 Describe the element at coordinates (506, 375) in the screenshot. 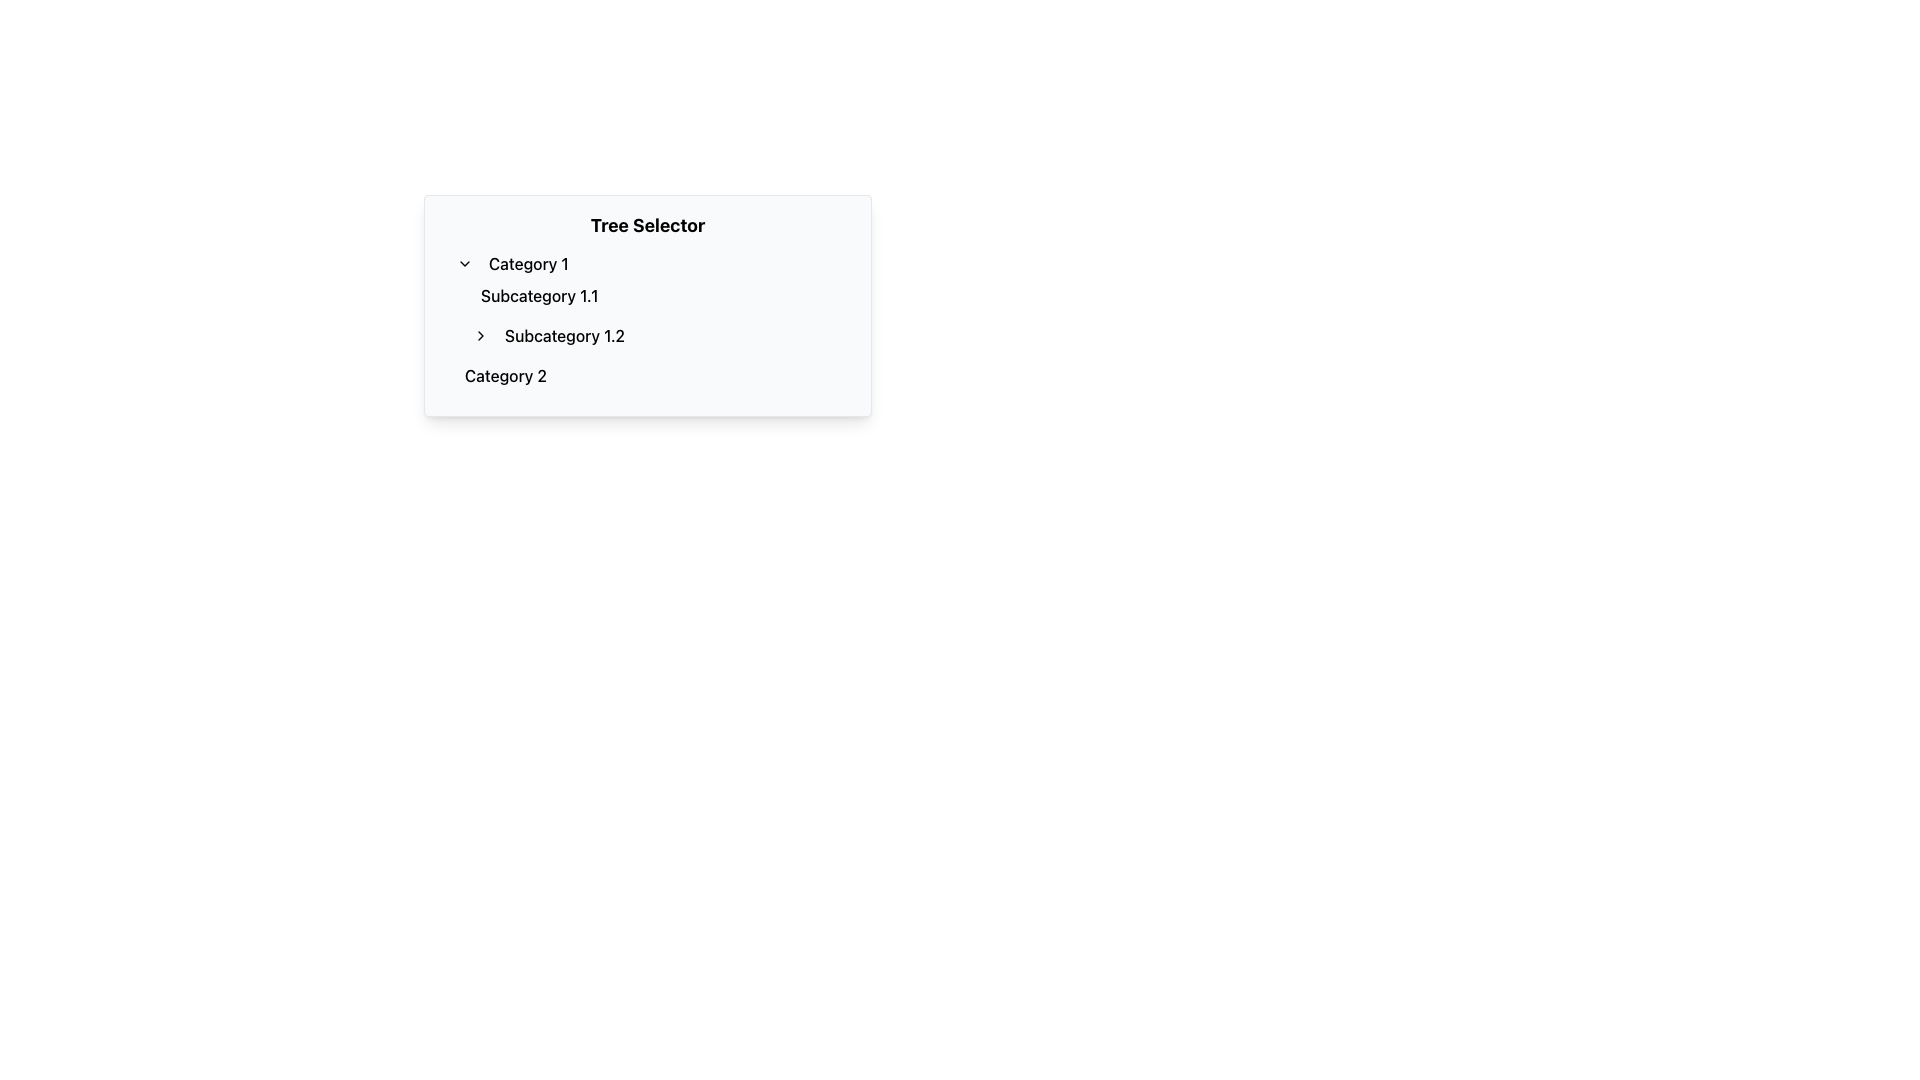

I see `the text label 'Category 2'` at that location.